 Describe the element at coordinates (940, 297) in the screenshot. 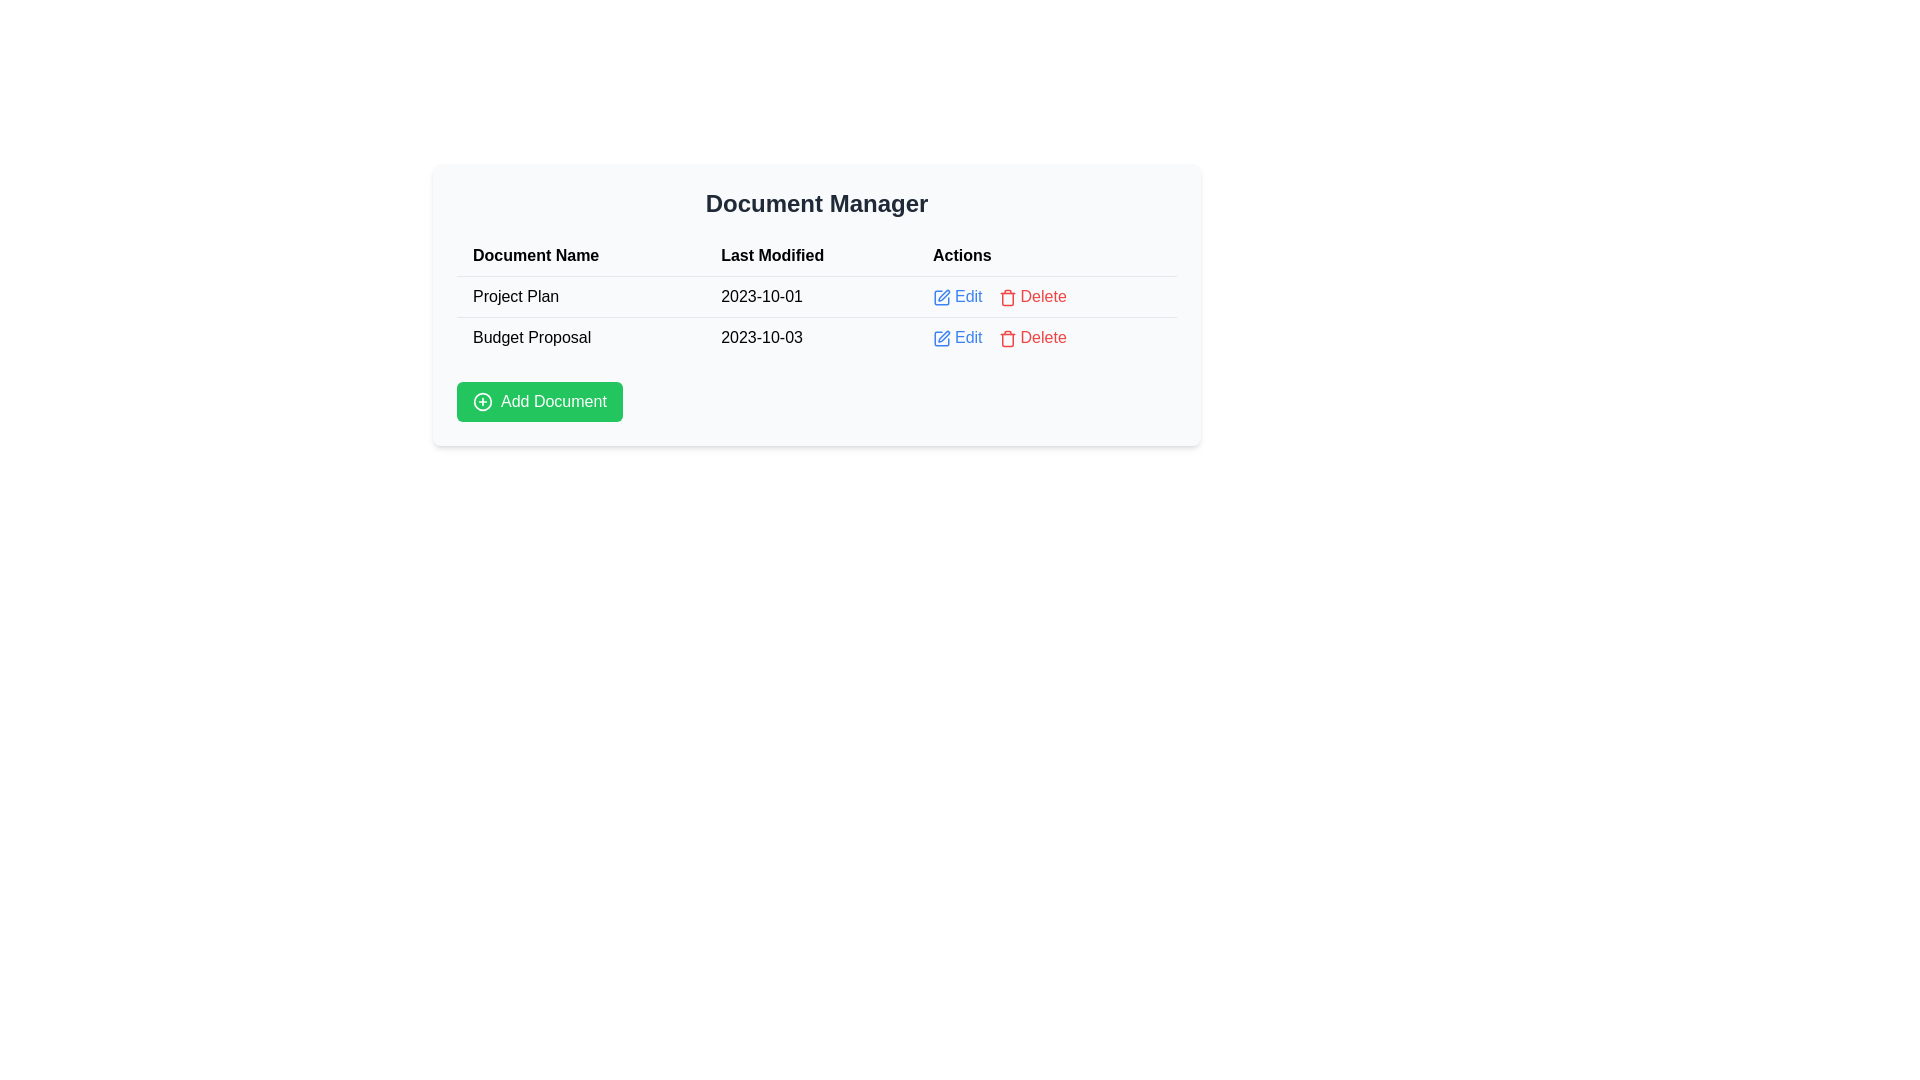

I see `the blue square icon with a pen inside the interactive 'Edit' button next to the 'Edit' label` at that location.